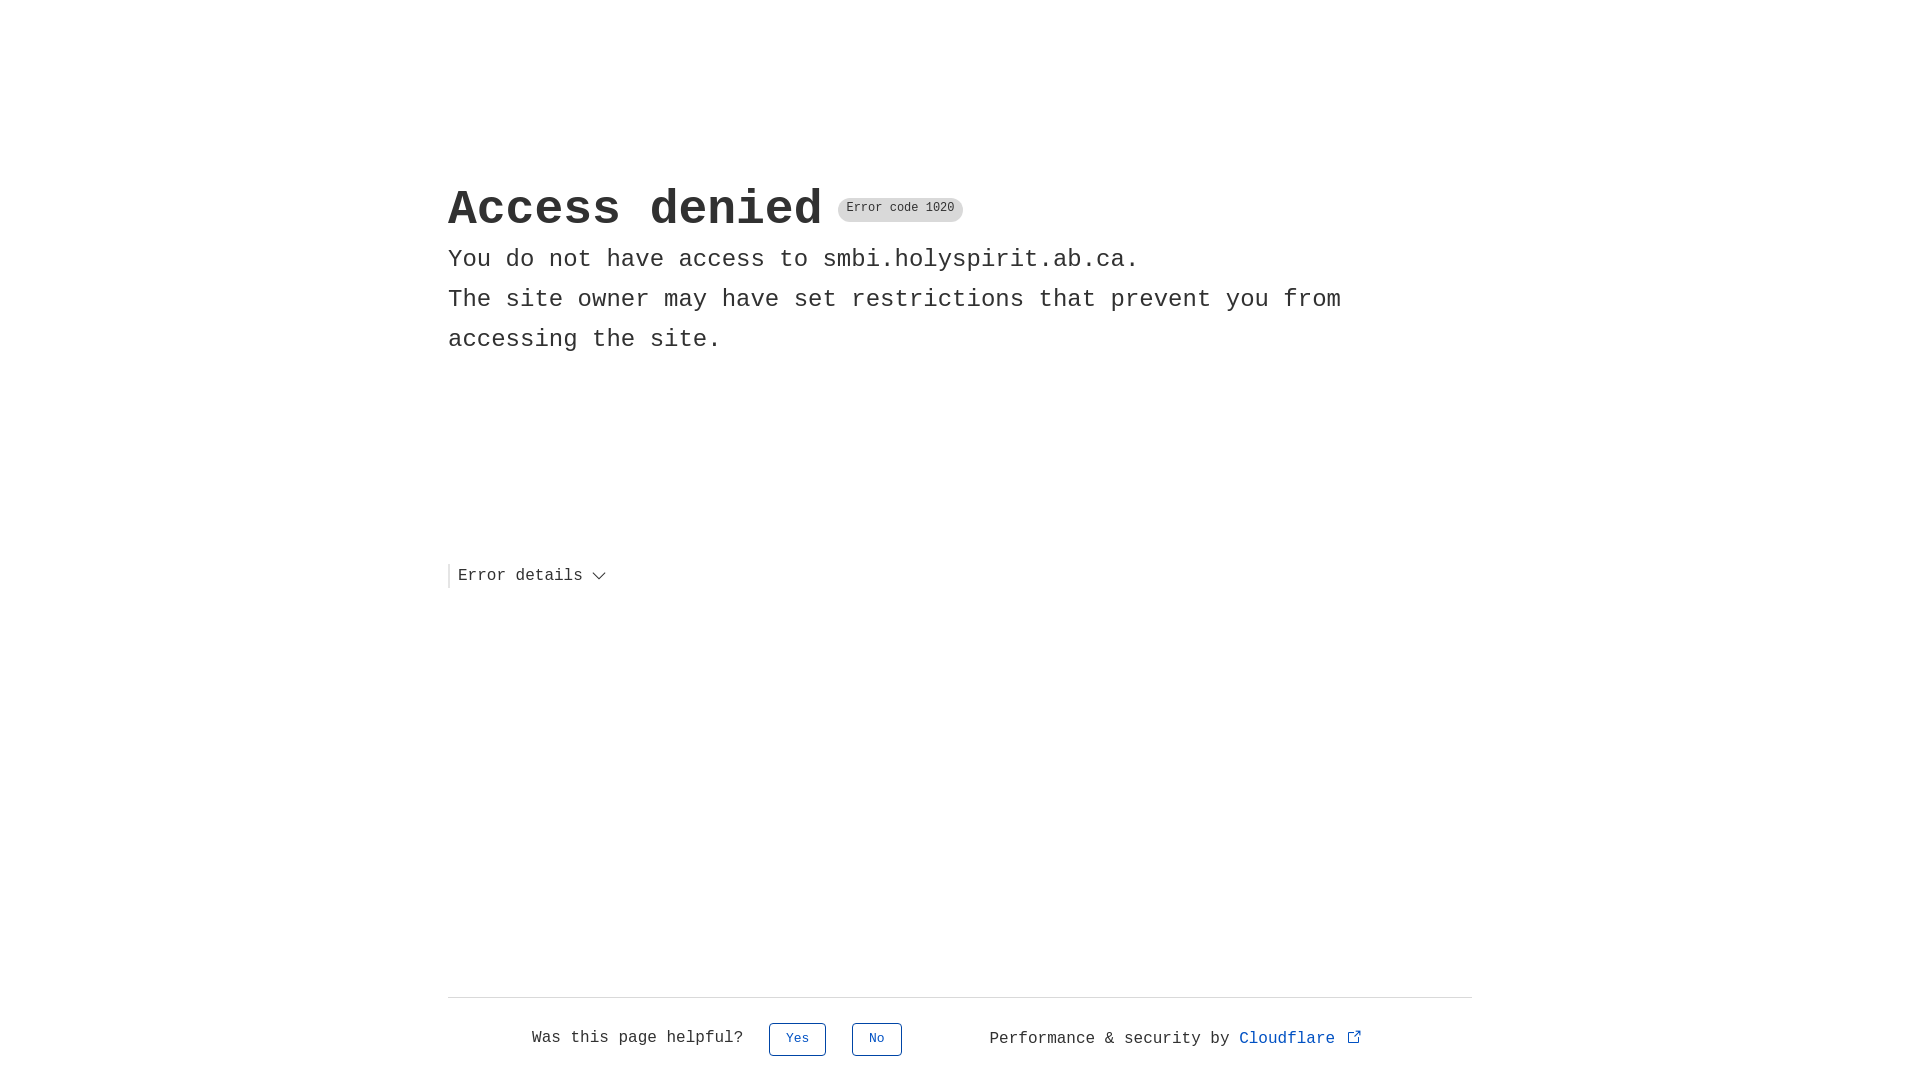 This screenshot has width=1920, height=1080. I want to click on 'Opens in new tab', so click(1348, 1035).